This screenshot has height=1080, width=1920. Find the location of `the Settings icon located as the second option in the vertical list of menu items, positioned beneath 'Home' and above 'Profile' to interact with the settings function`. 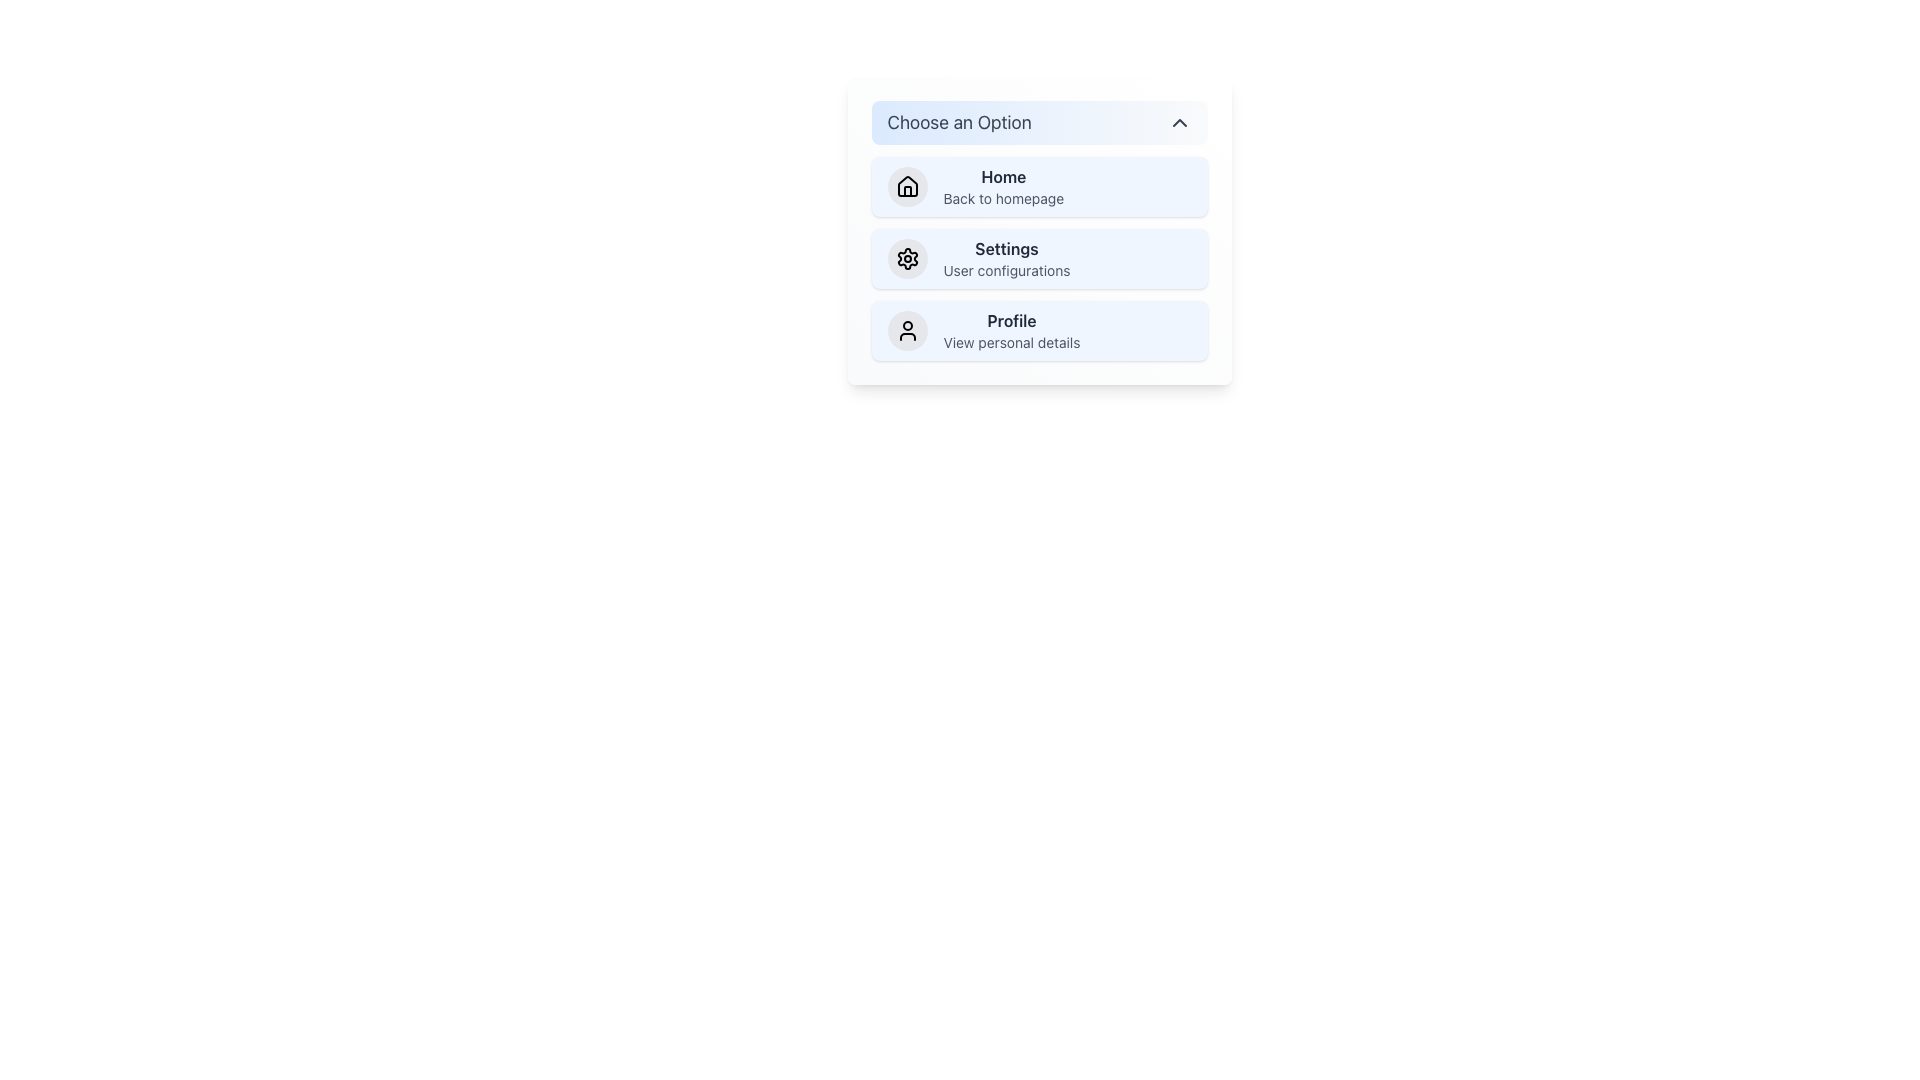

the Settings icon located as the second option in the vertical list of menu items, positioned beneath 'Home' and above 'Profile' to interact with the settings function is located at coordinates (906, 257).